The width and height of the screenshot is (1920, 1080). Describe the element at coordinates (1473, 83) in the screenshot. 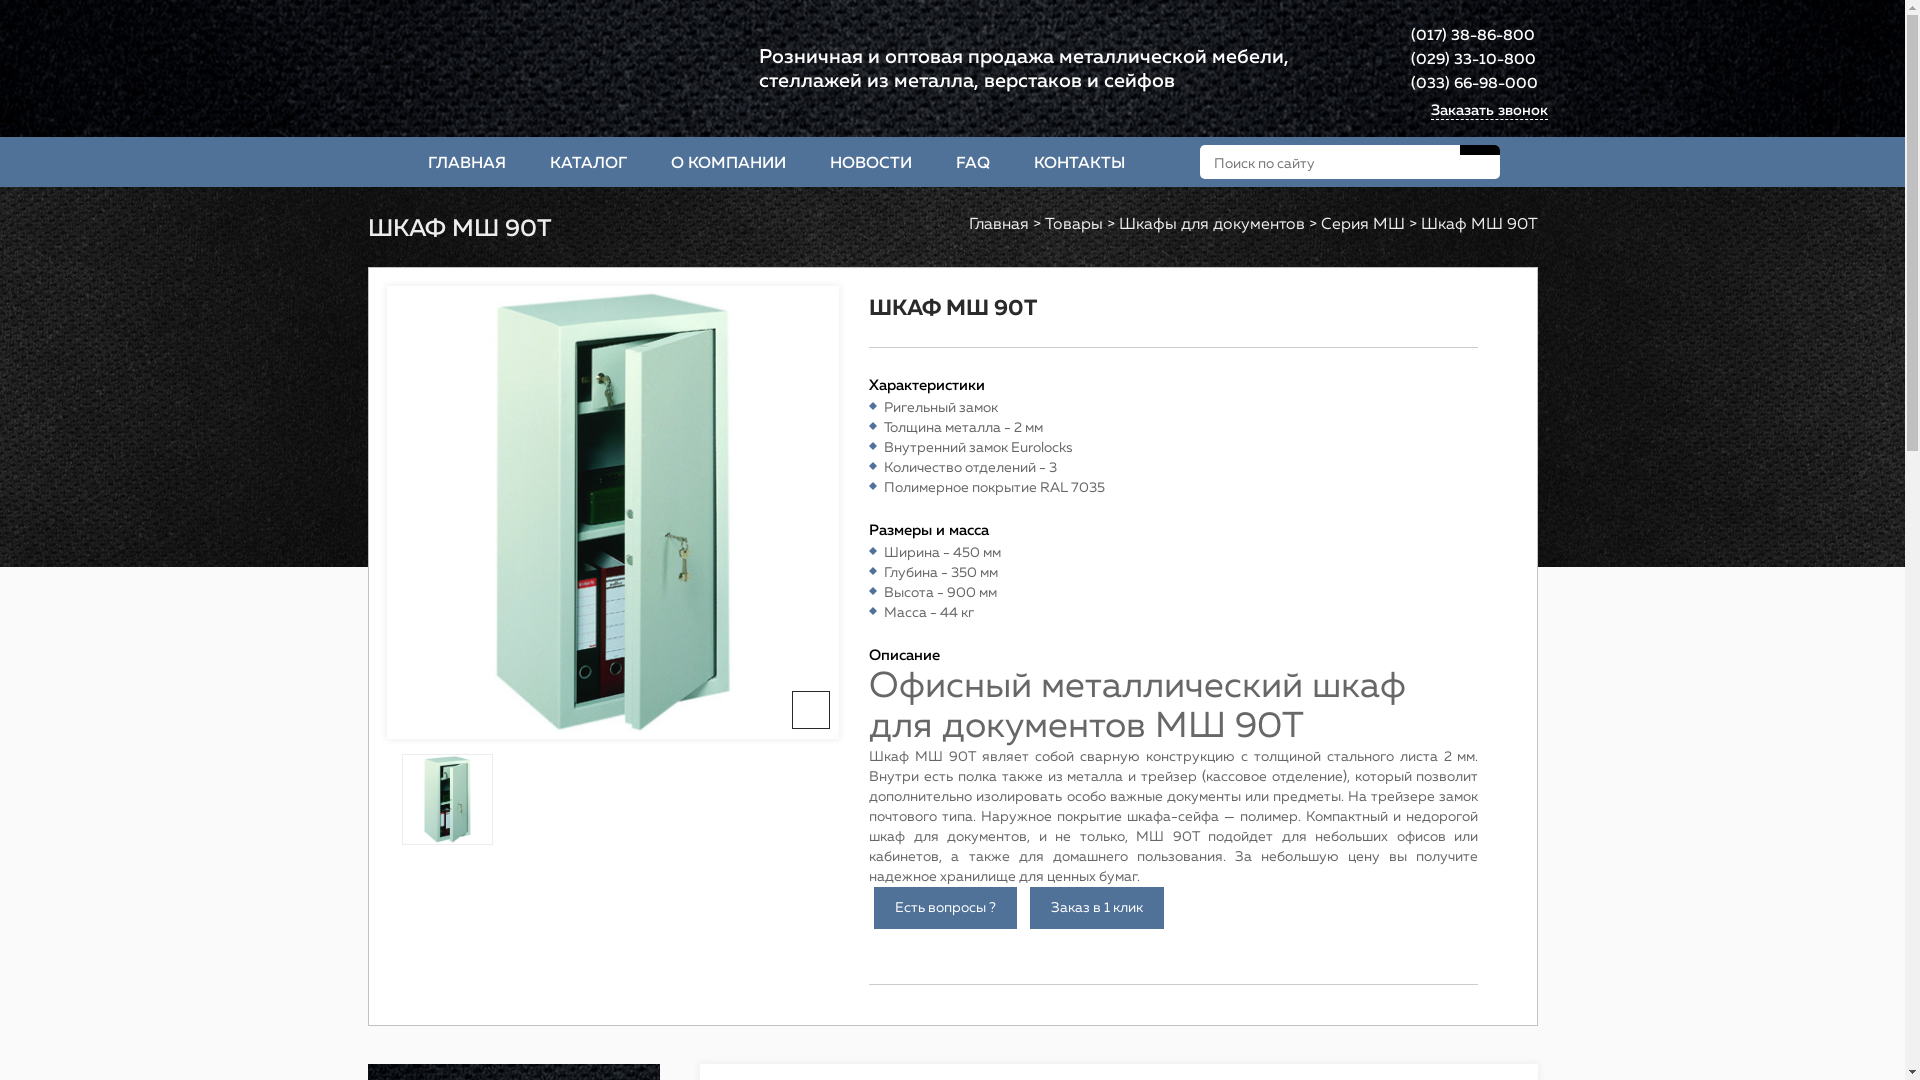

I see `'(033) 66-98-000'` at that location.